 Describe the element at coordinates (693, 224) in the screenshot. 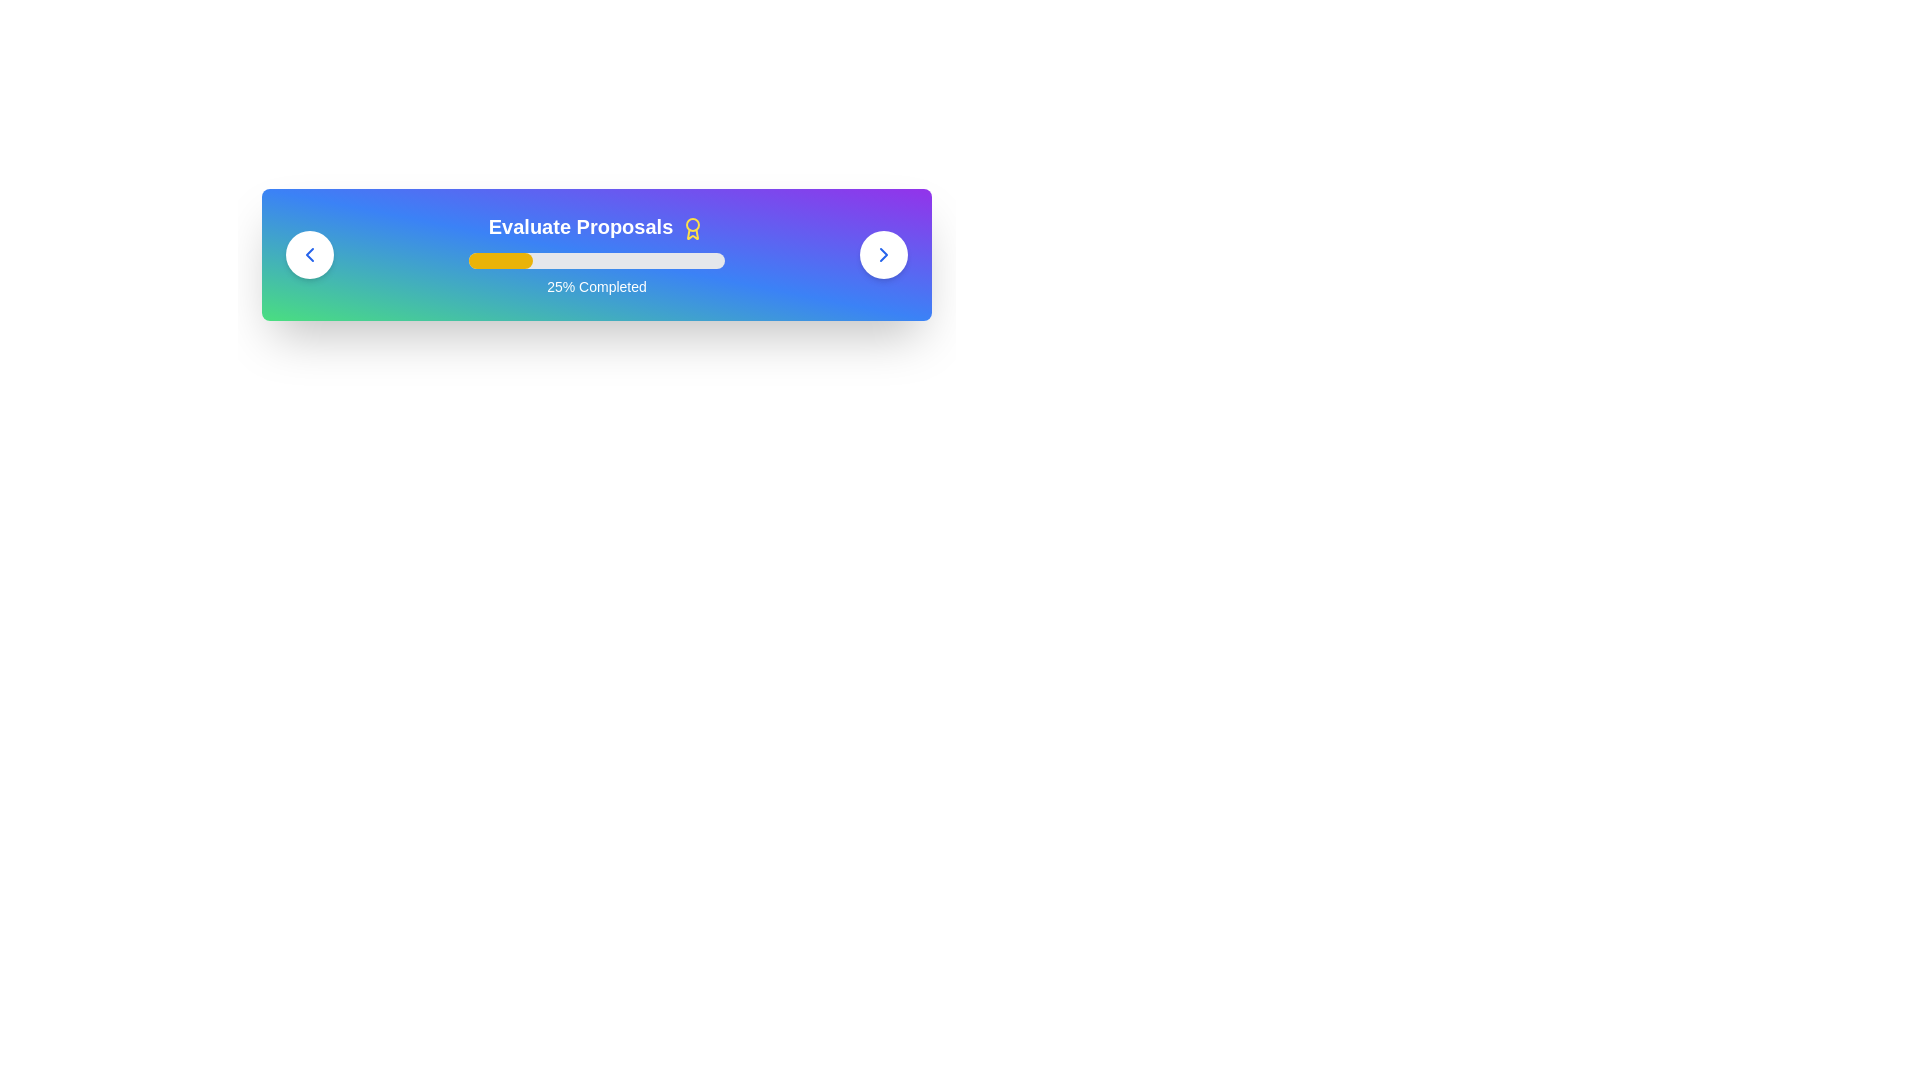

I see `the SVG Circle element that is part of a decorative award icon, located to the right of the 'Evaluate Proposals' label in a gradient-colored card` at that location.